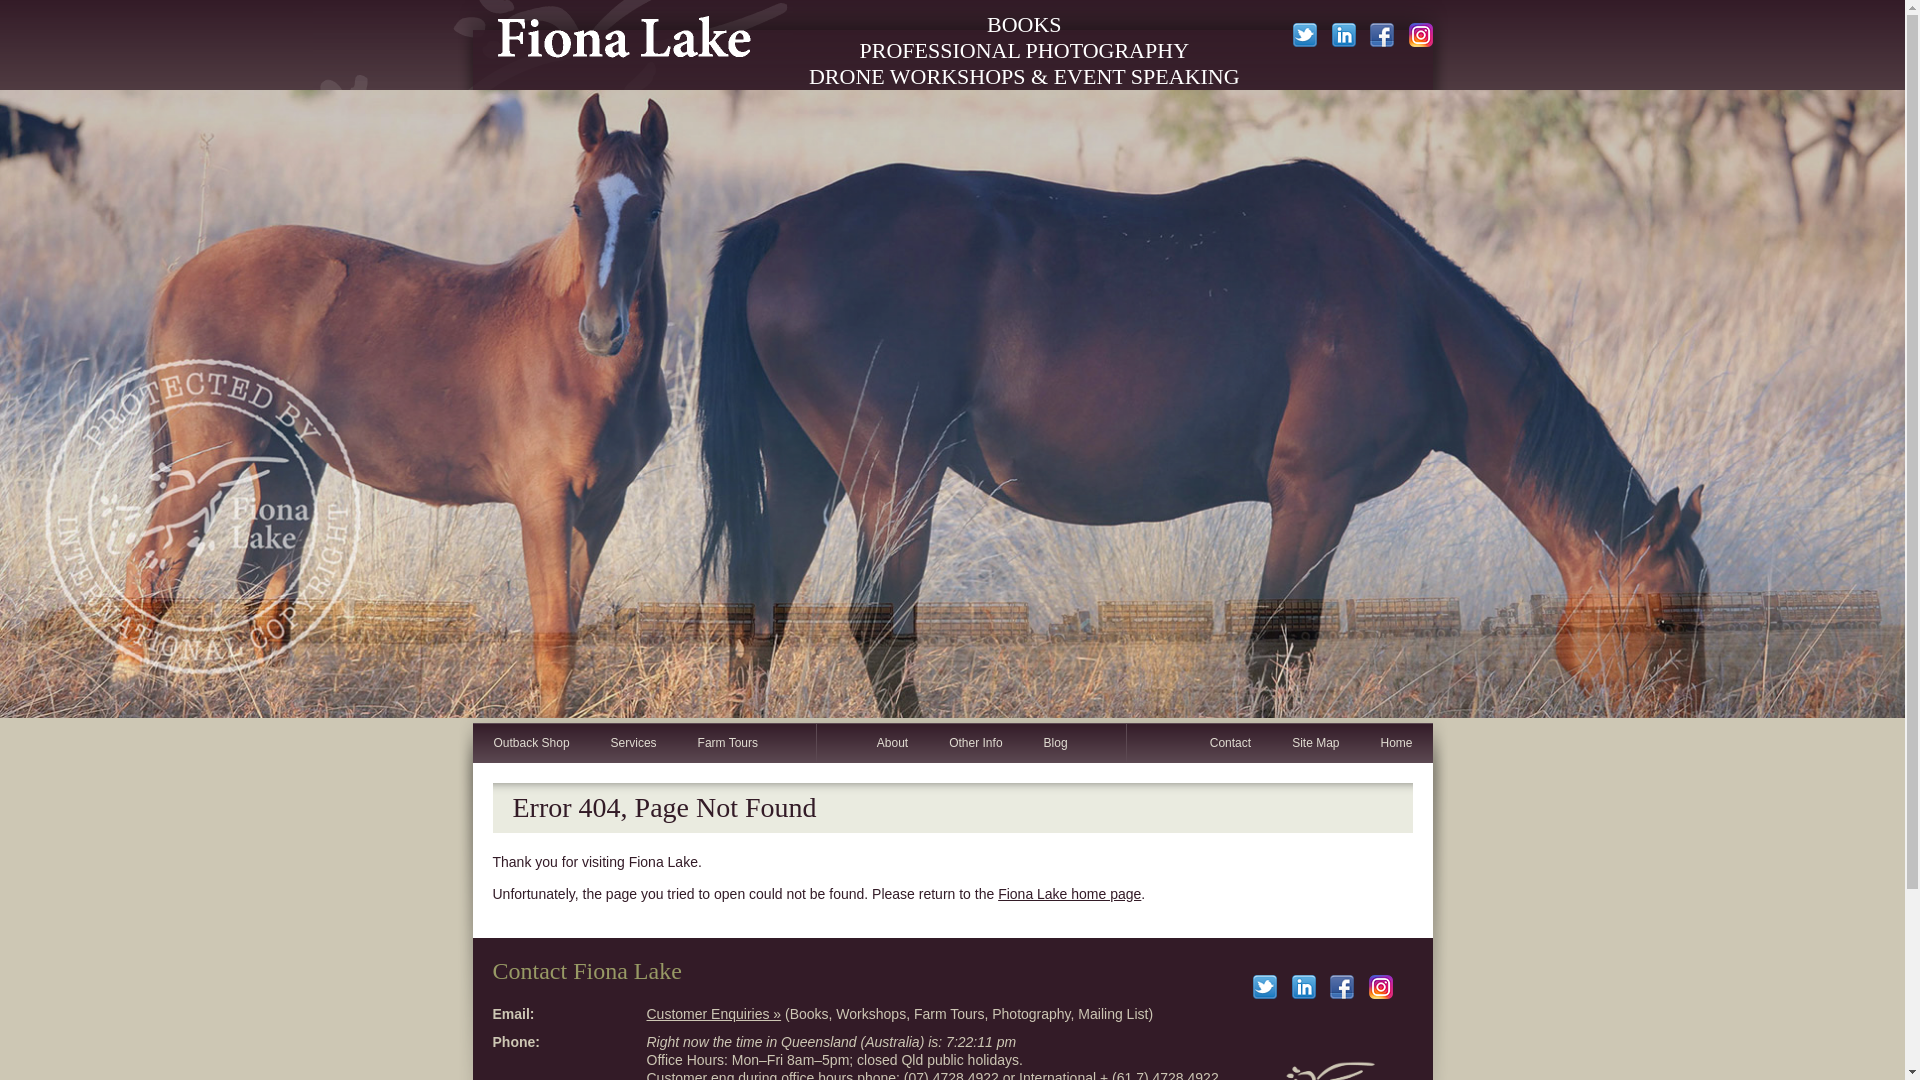  I want to click on 'Other Info', so click(974, 743).